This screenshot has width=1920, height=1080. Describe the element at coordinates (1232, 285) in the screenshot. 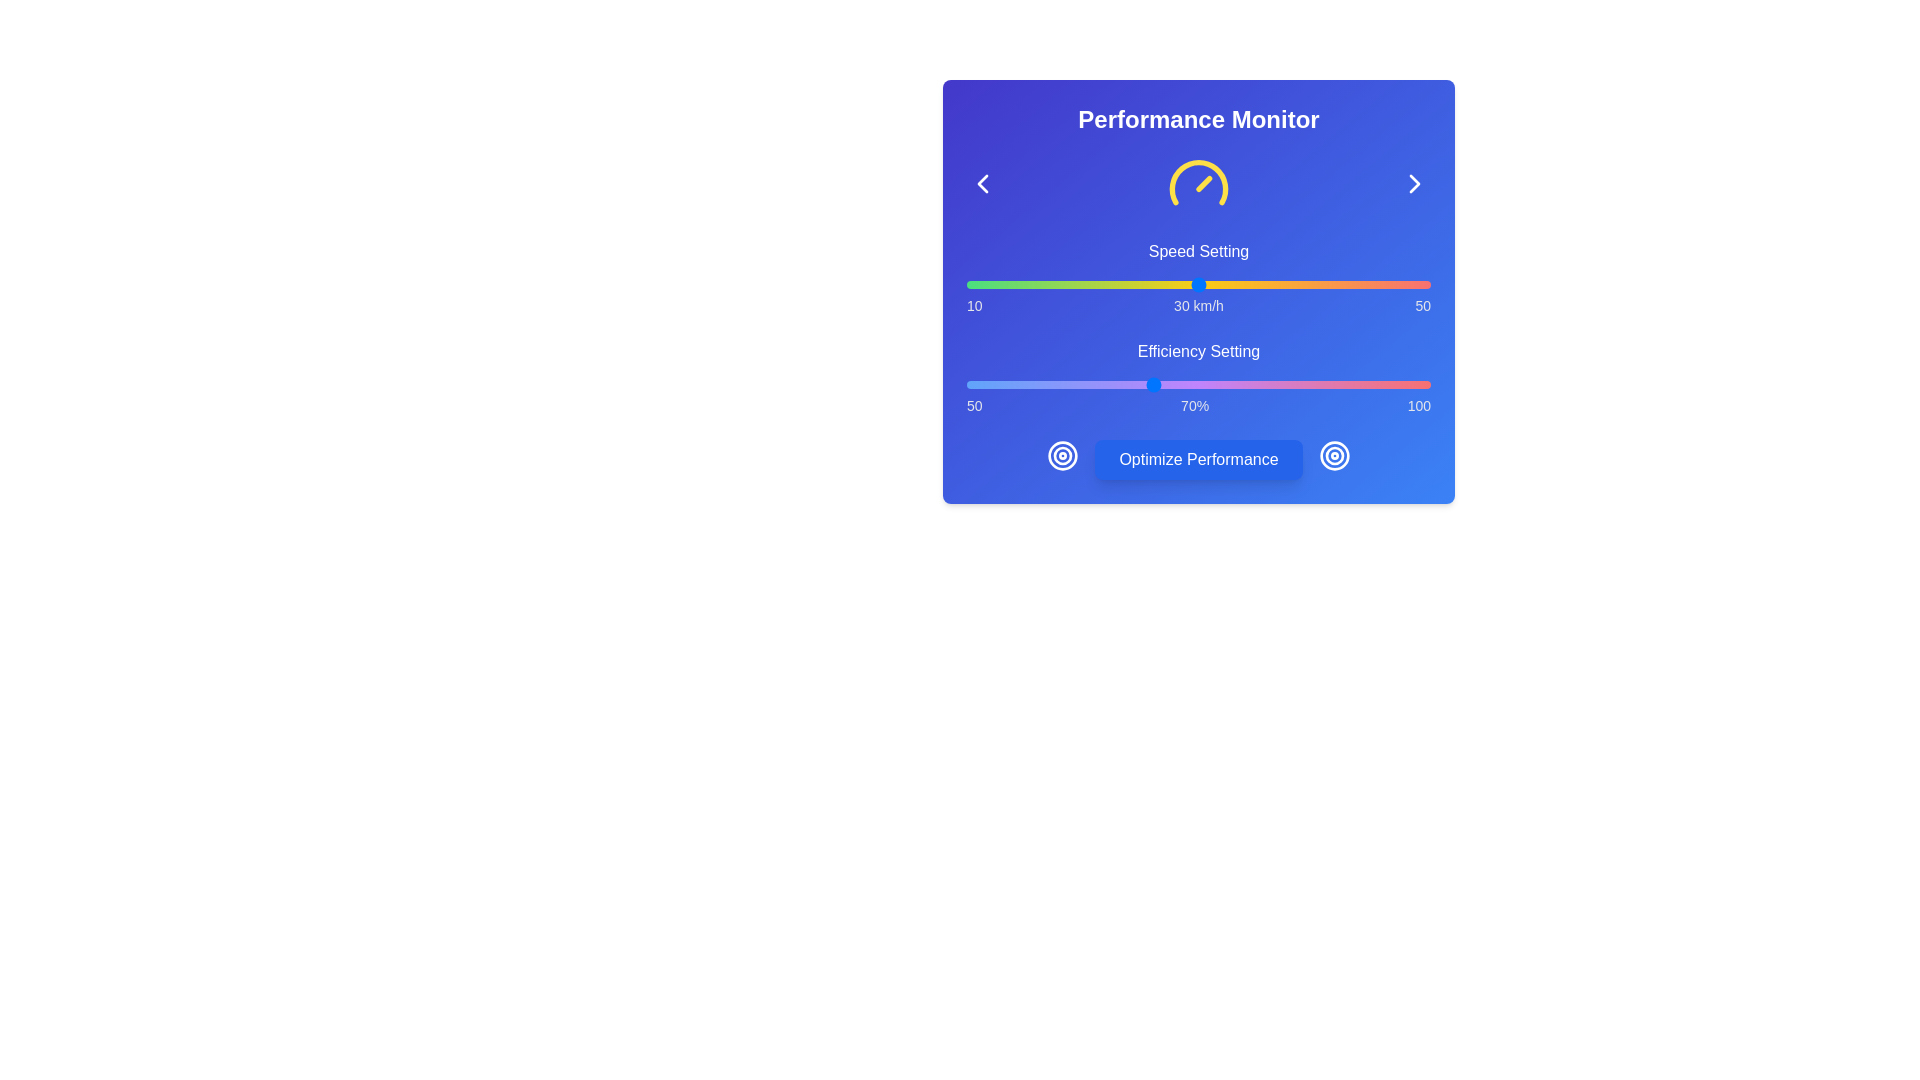

I see `the speed slider to 33 km/h` at that location.